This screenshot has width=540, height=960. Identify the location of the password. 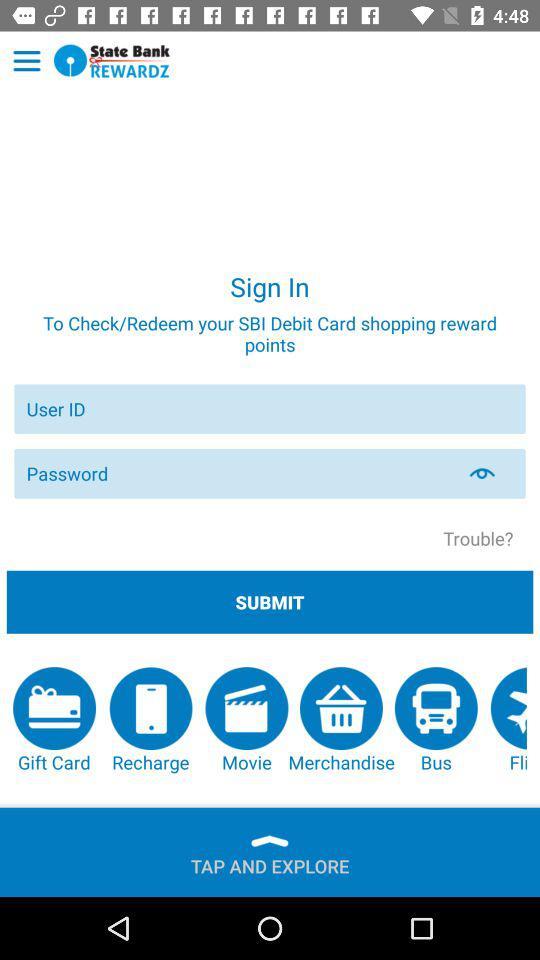
(493, 473).